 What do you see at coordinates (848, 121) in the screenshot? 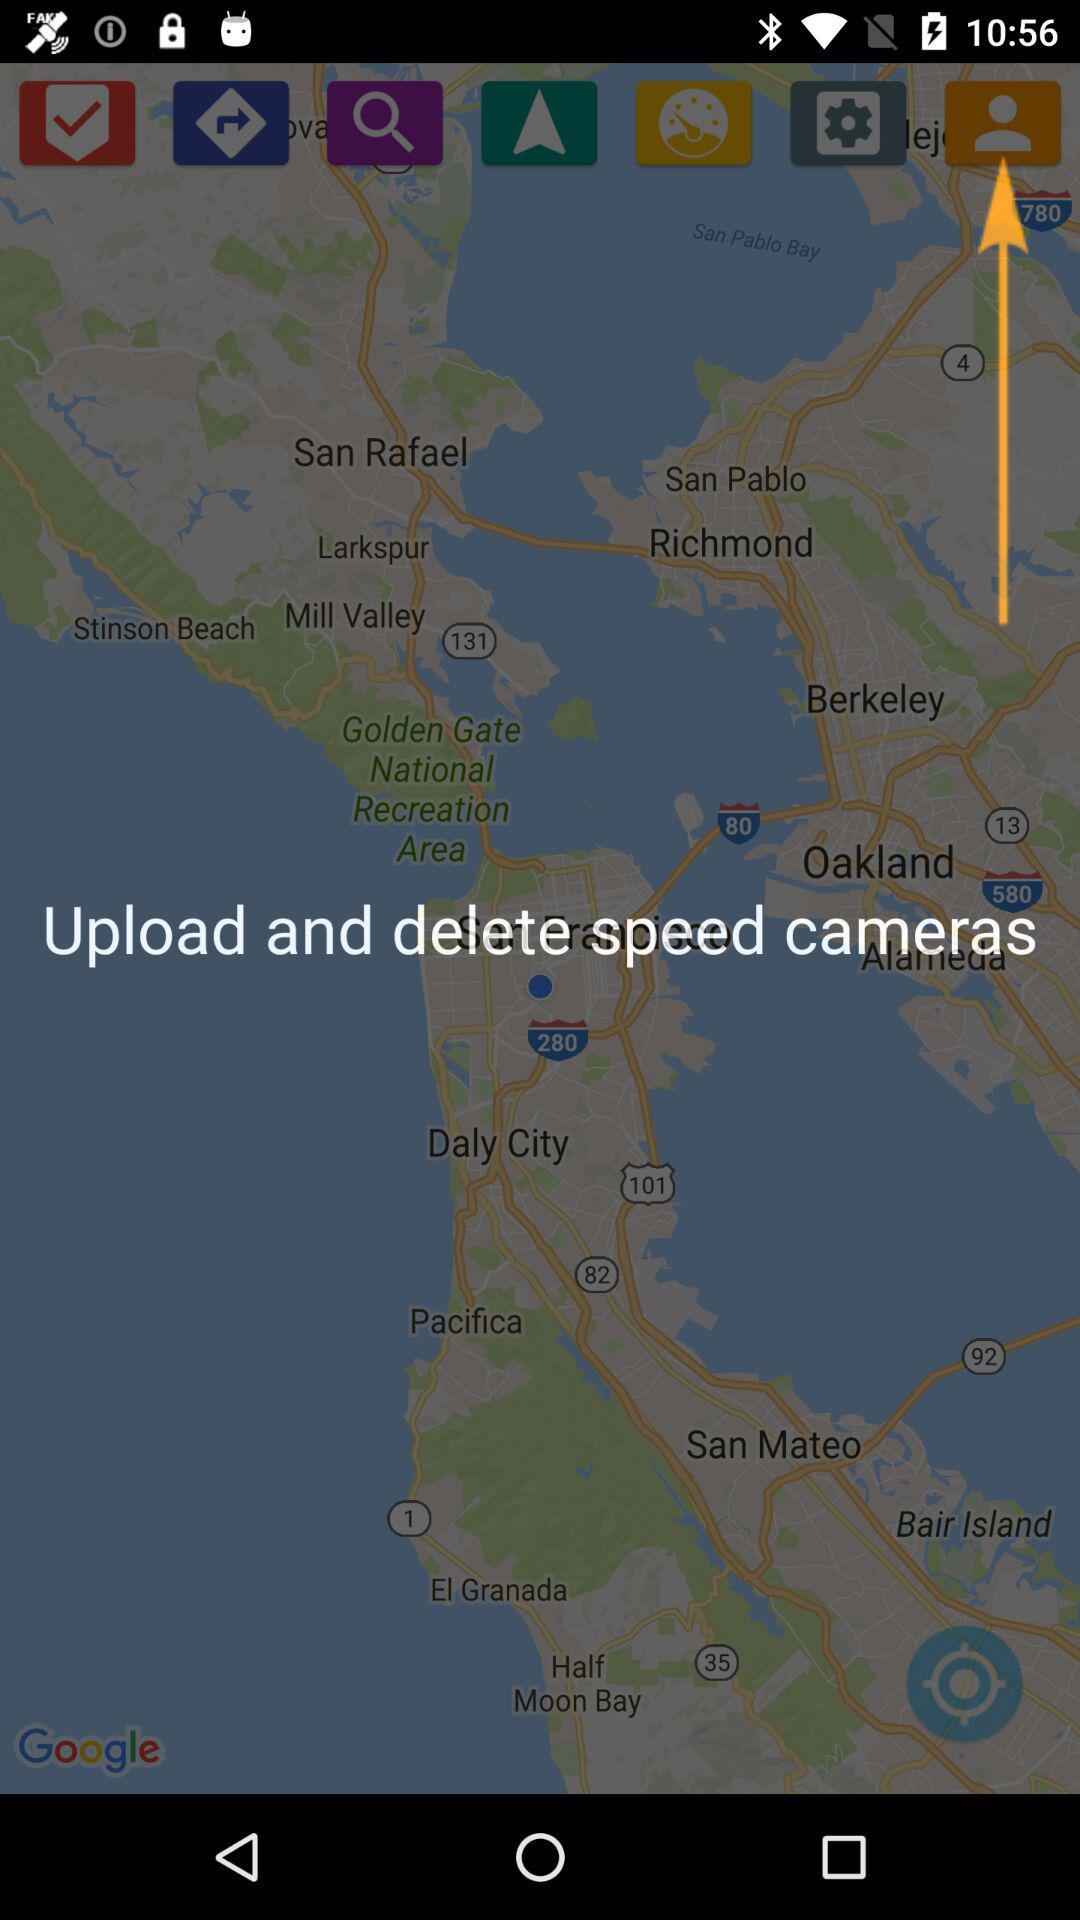
I see `the settings icon` at bounding box center [848, 121].